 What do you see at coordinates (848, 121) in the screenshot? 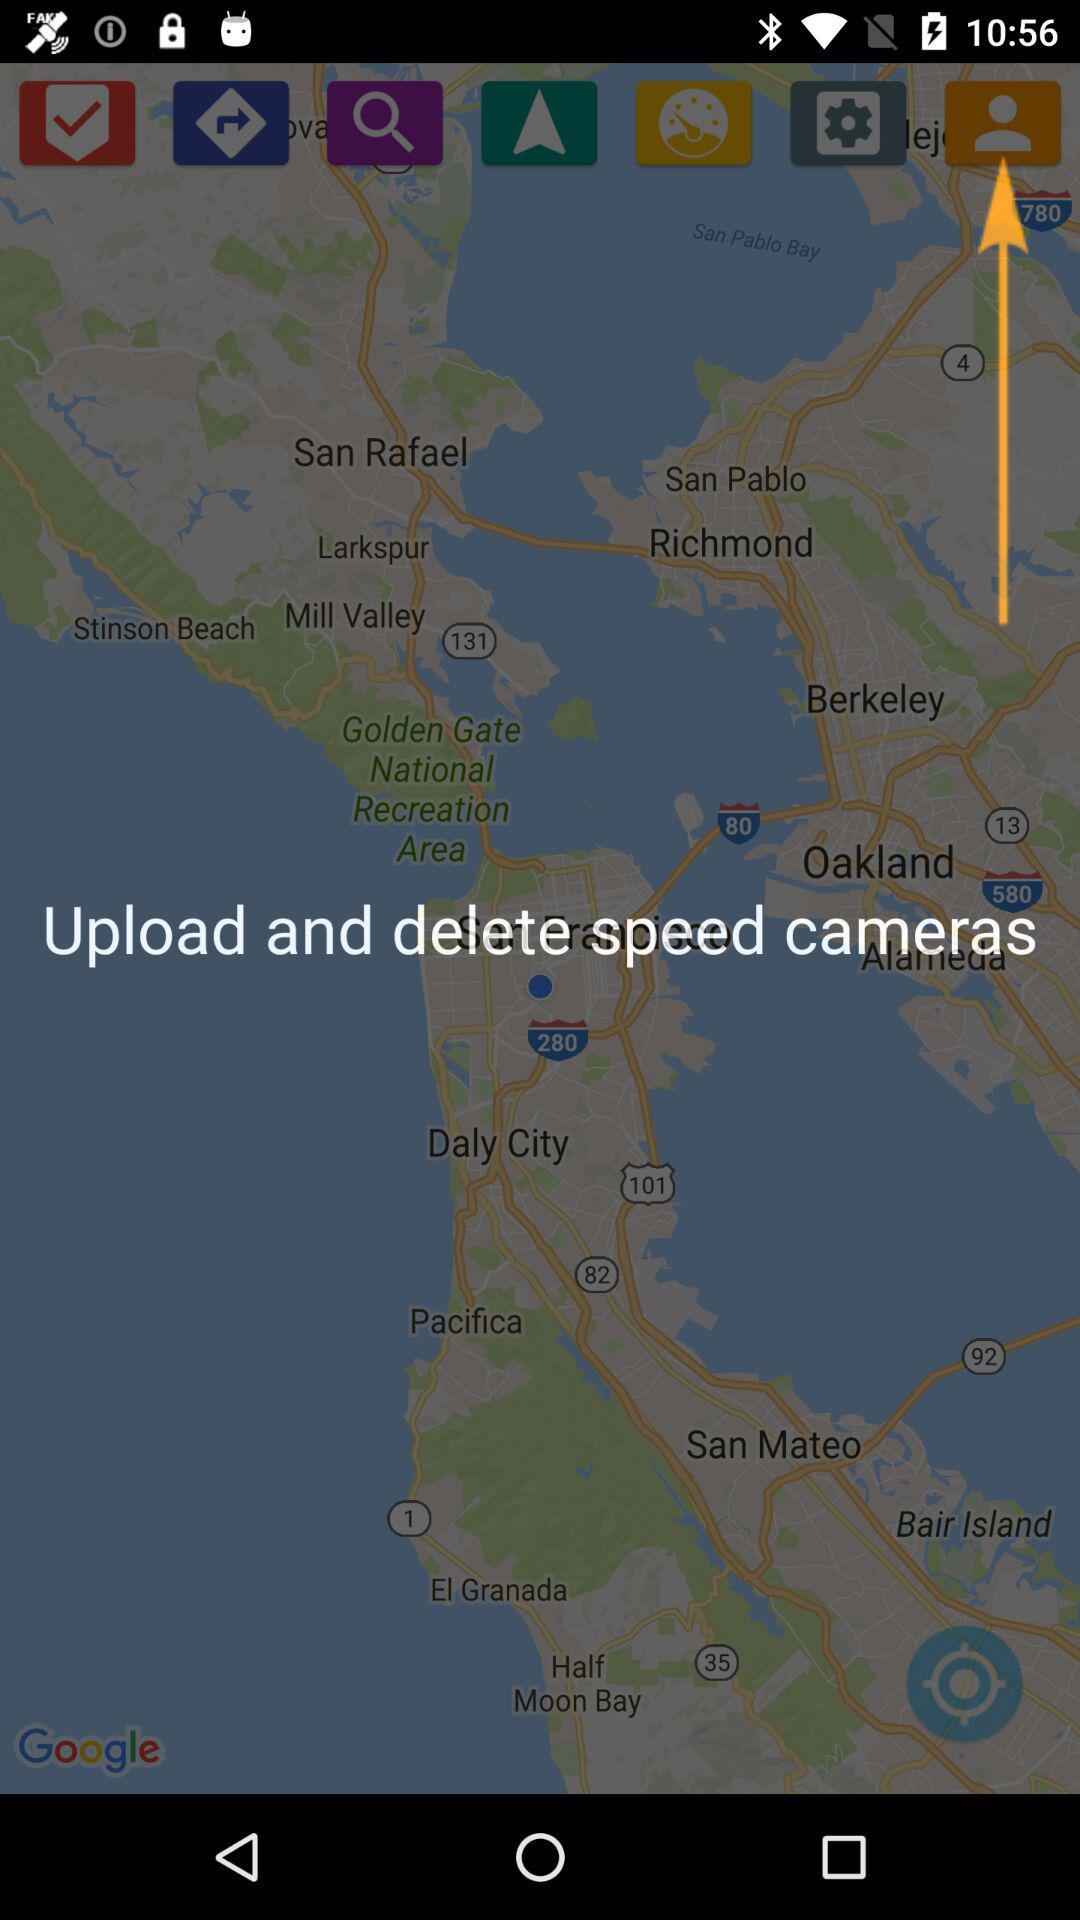
I see `the settings icon` at bounding box center [848, 121].